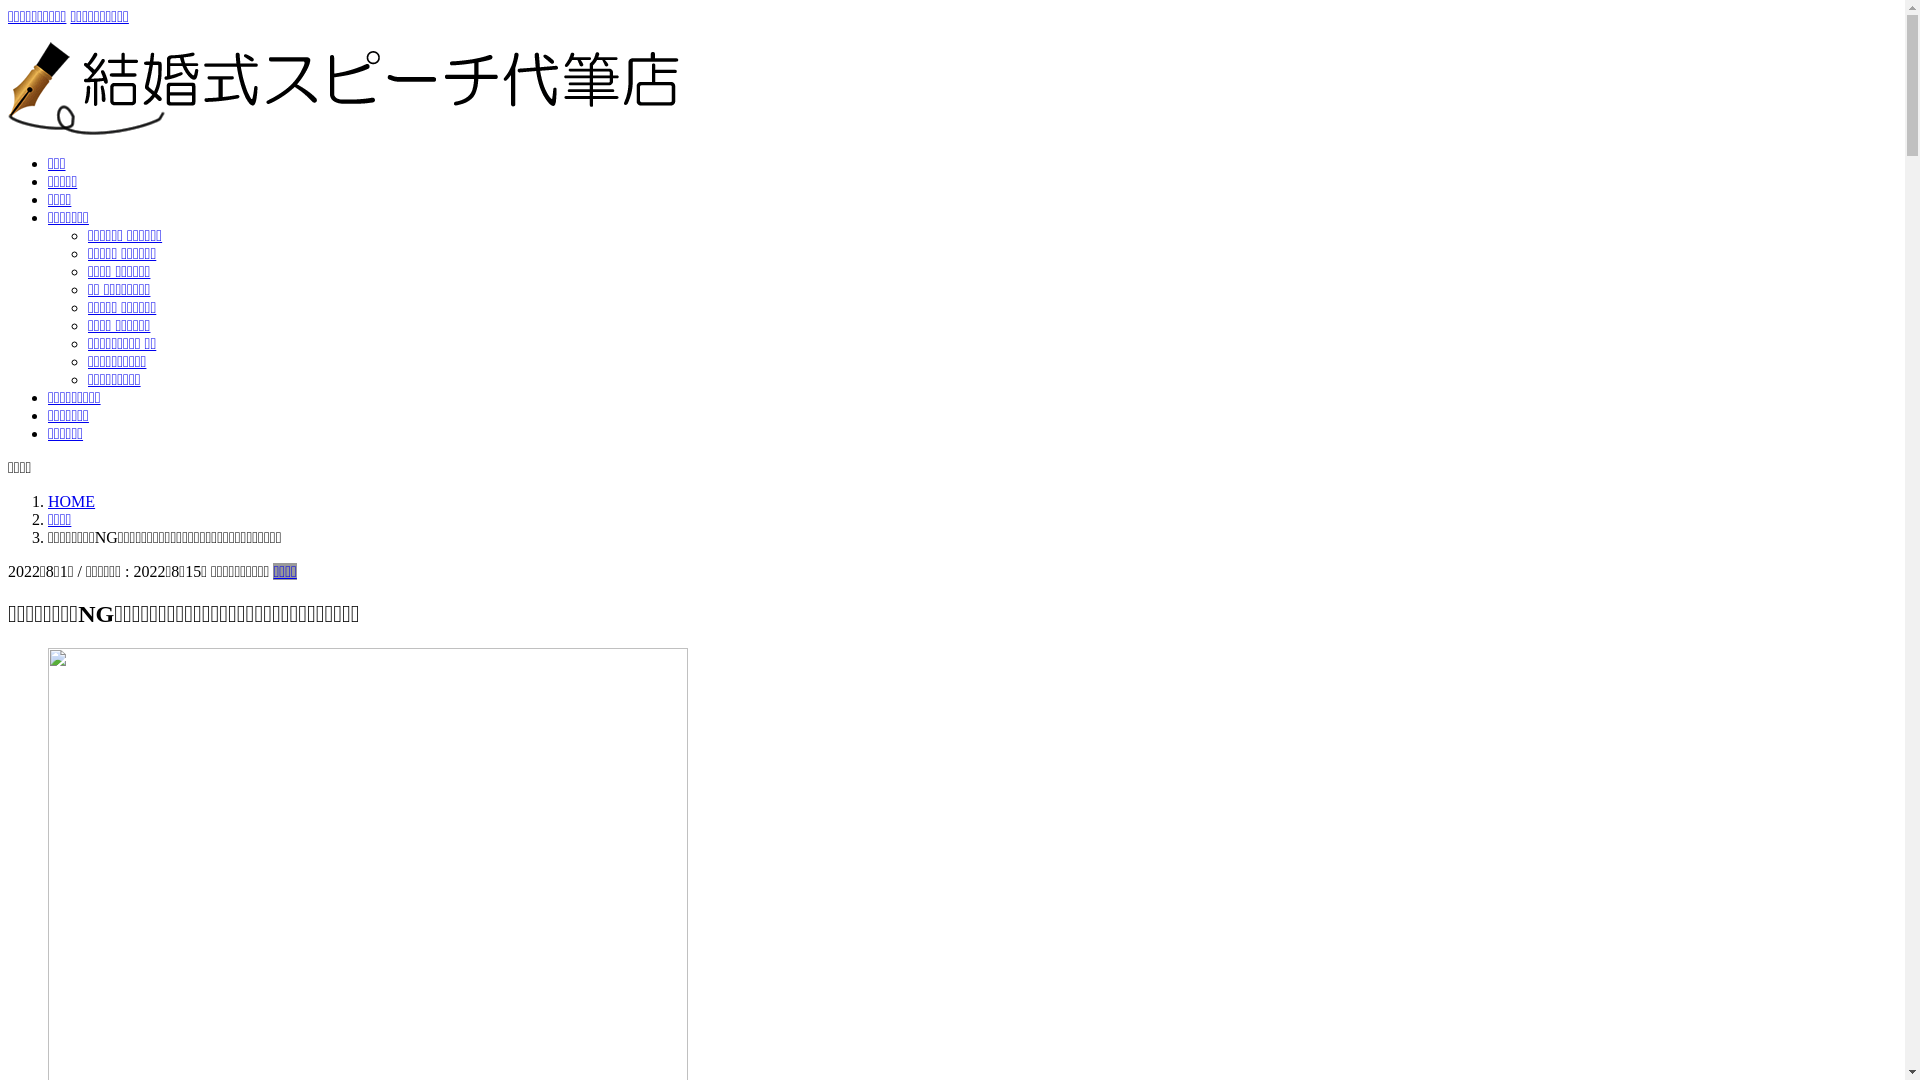  Describe the element at coordinates (71, 500) in the screenshot. I see `'HOME'` at that location.